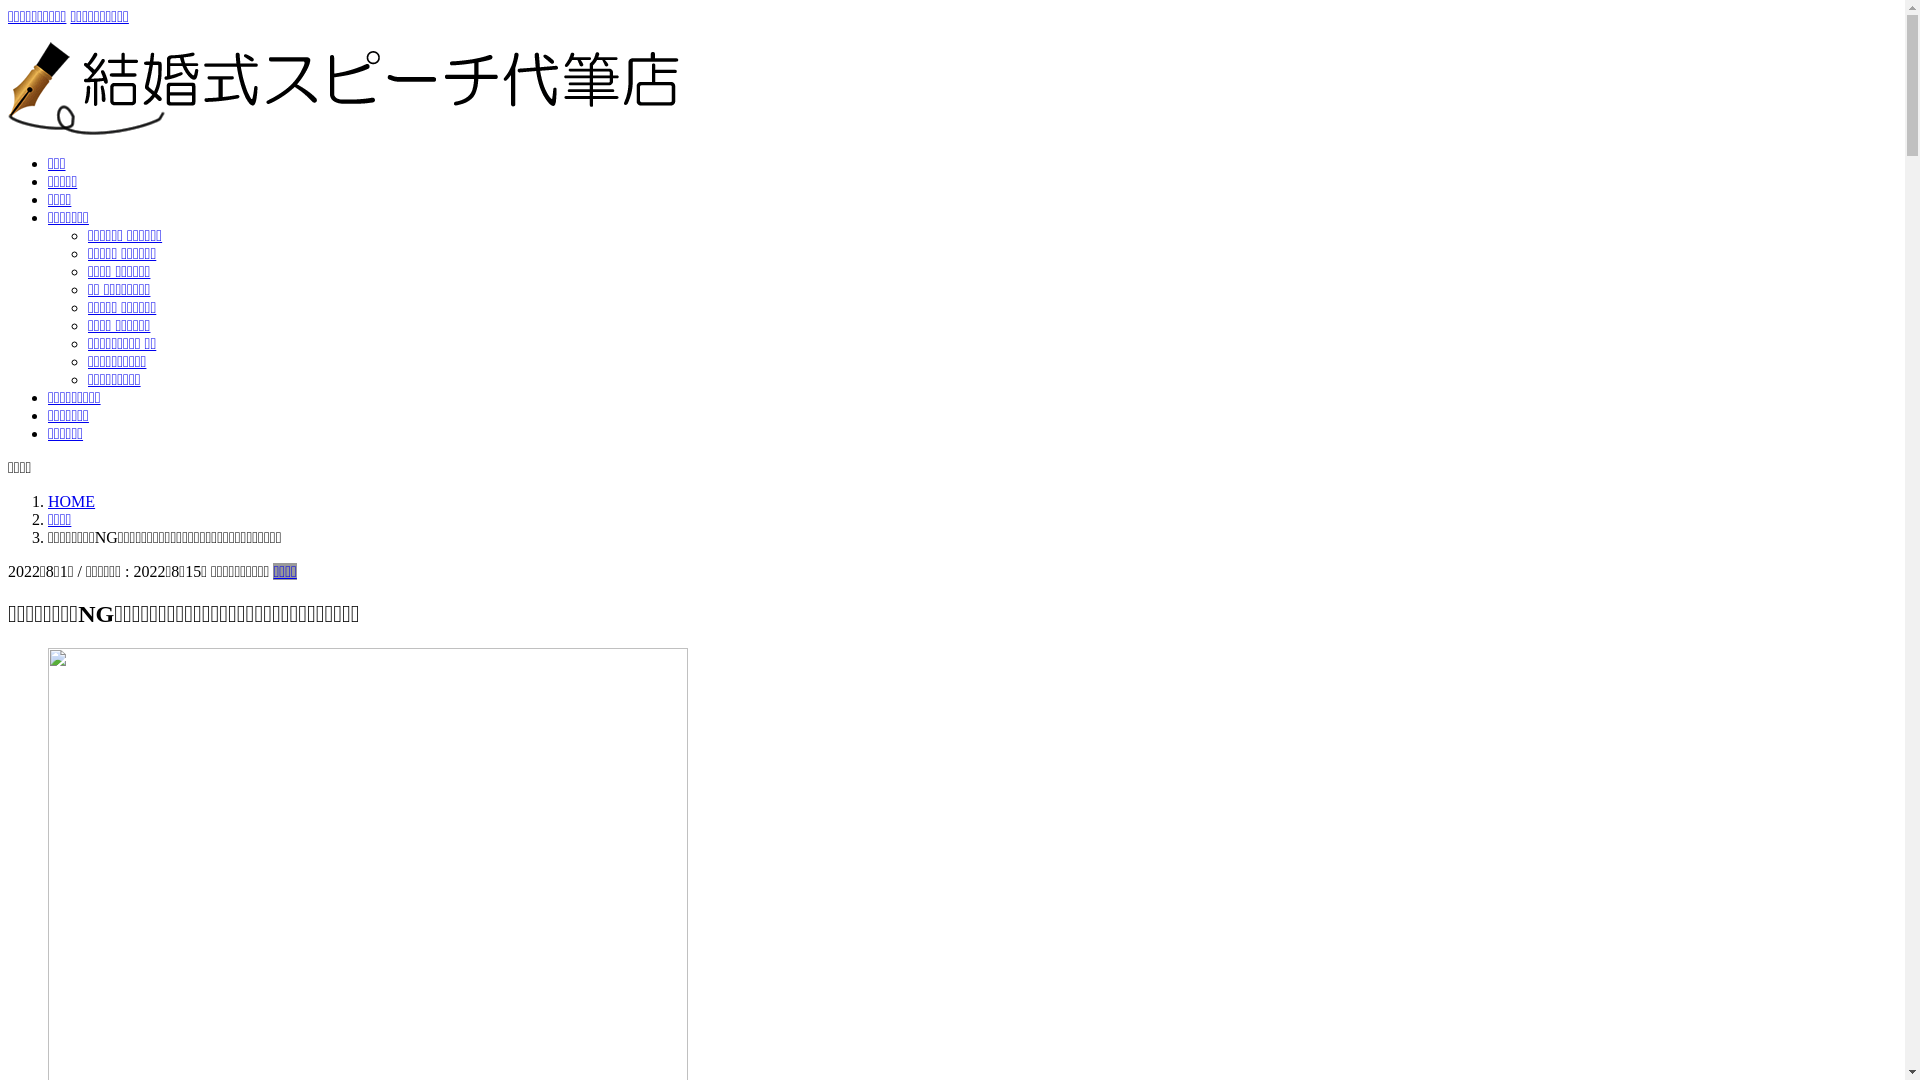  Describe the element at coordinates (71, 500) in the screenshot. I see `'HOME'` at that location.